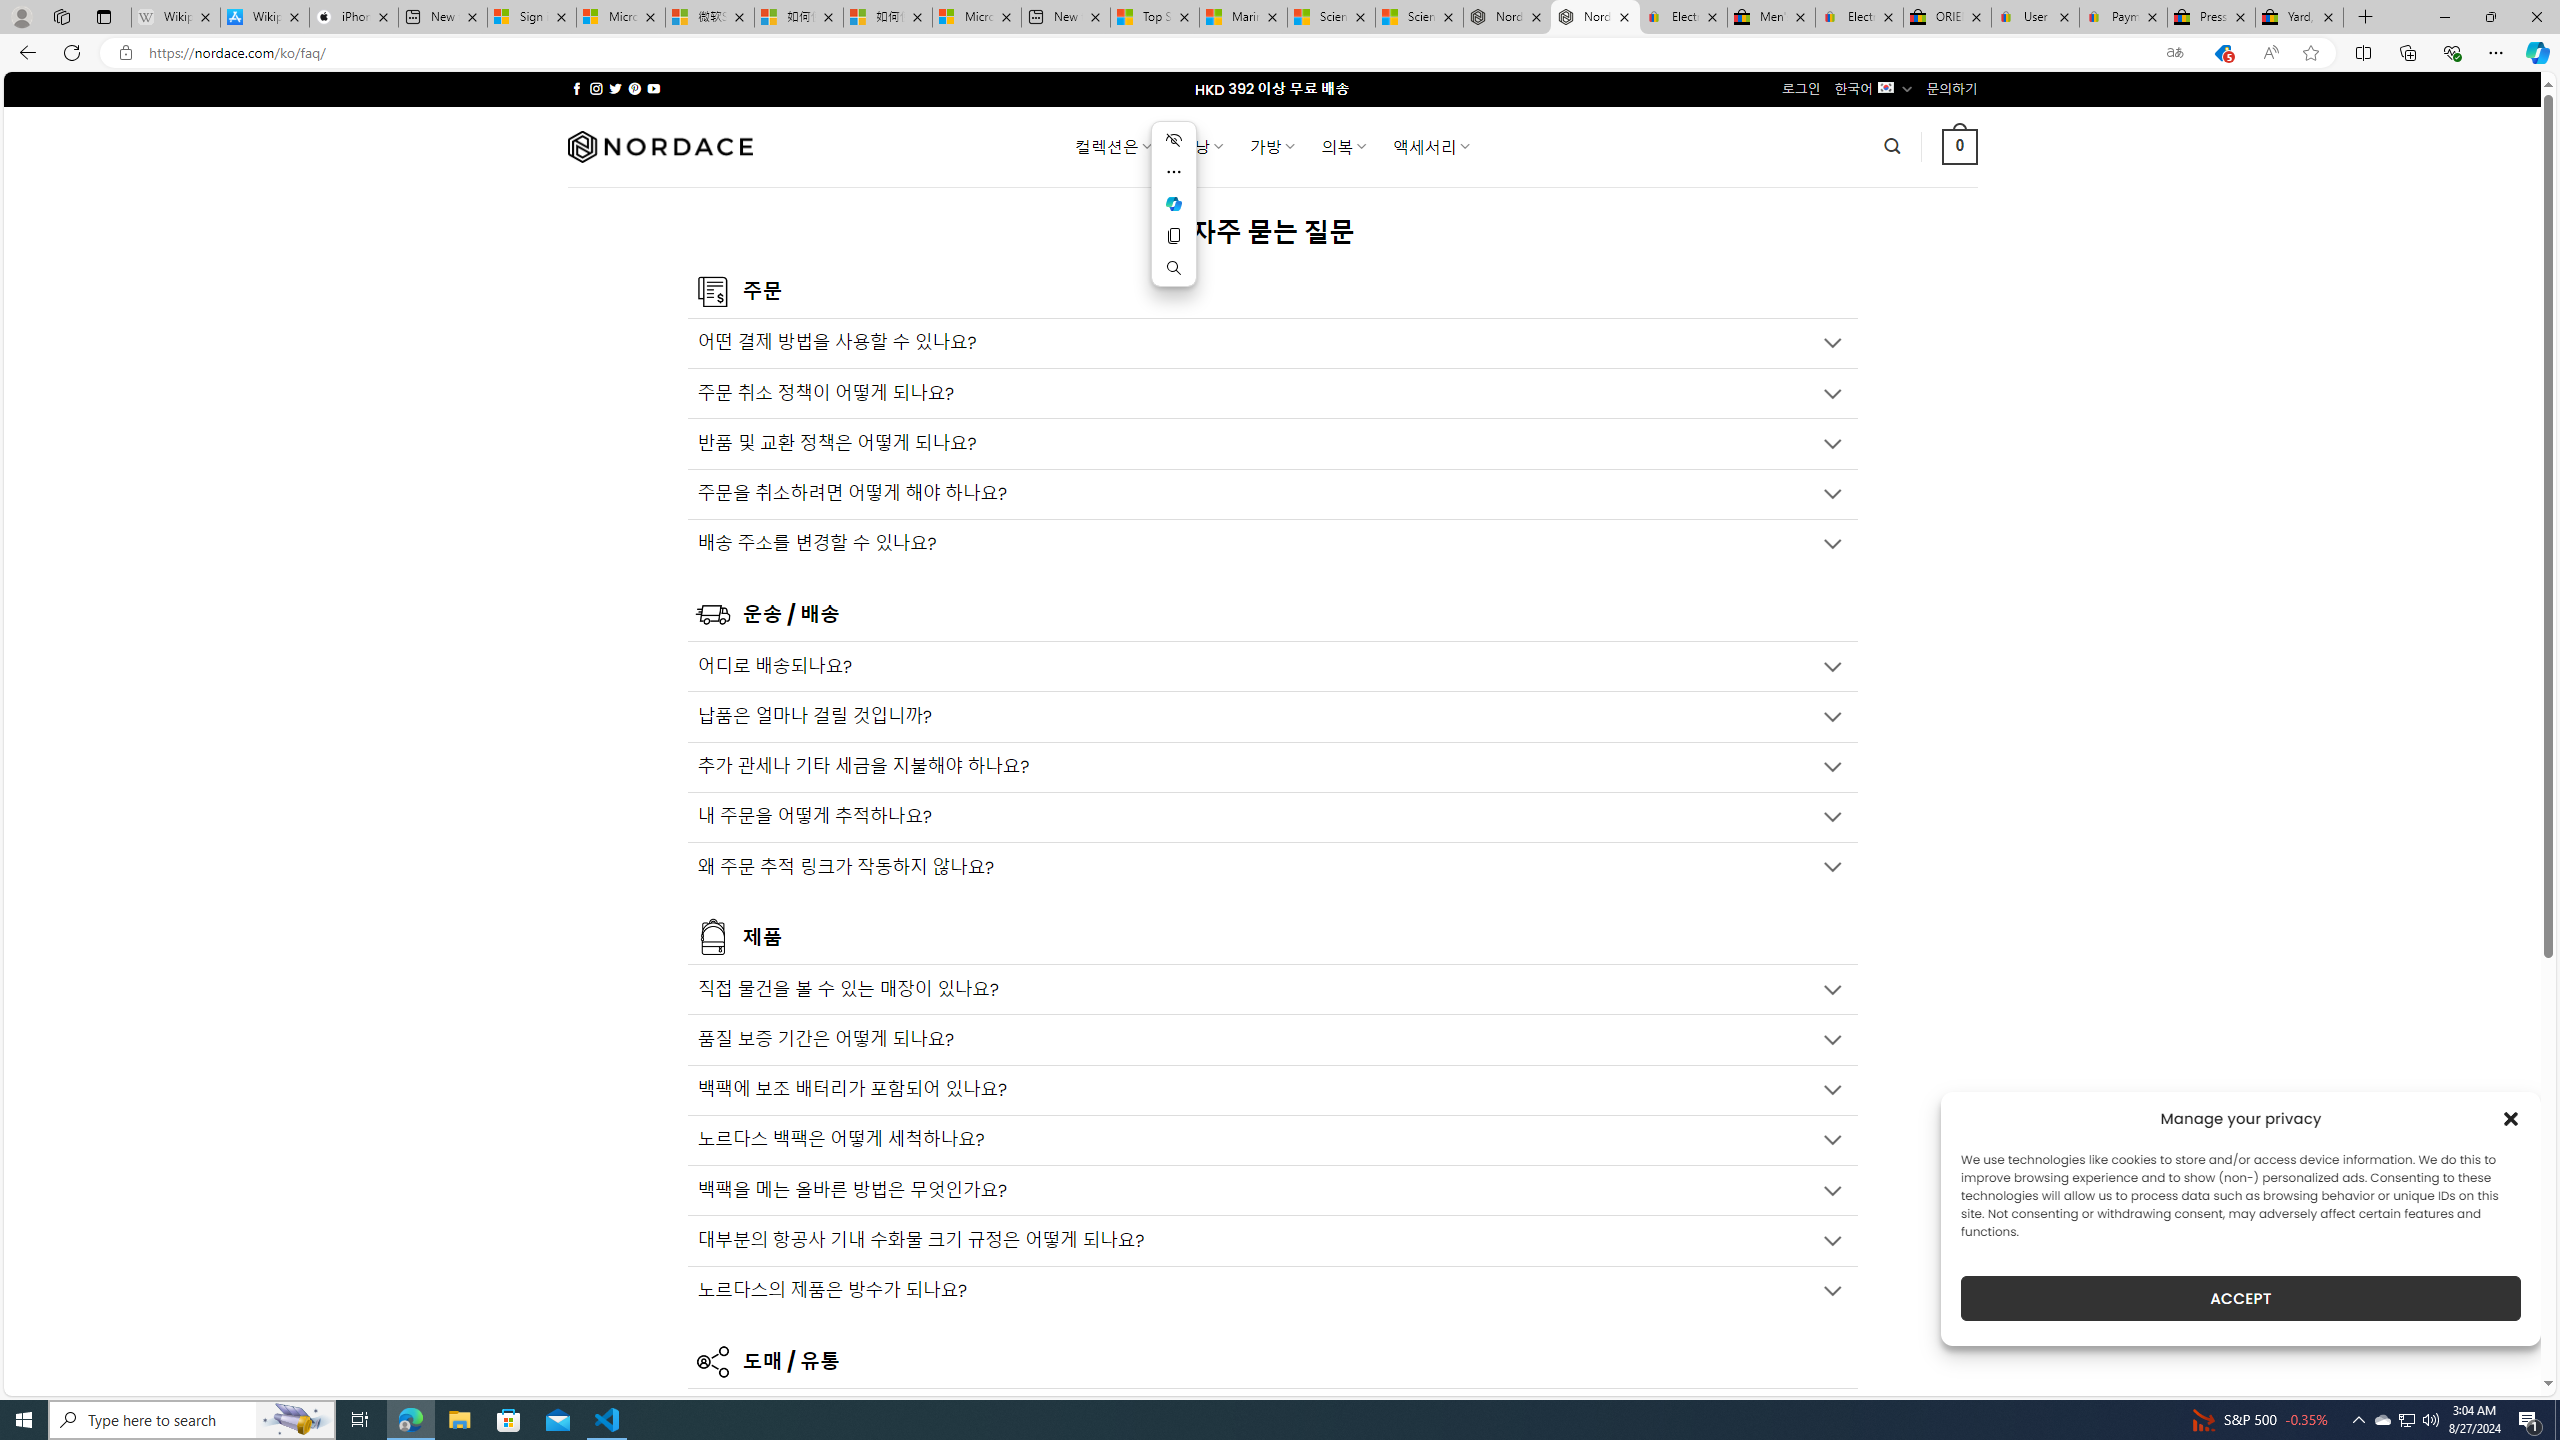 Image resolution: width=2560 pixels, height=1440 pixels. What do you see at coordinates (1595, 16) in the screenshot?
I see `'Nordace - FAQ'` at bounding box center [1595, 16].